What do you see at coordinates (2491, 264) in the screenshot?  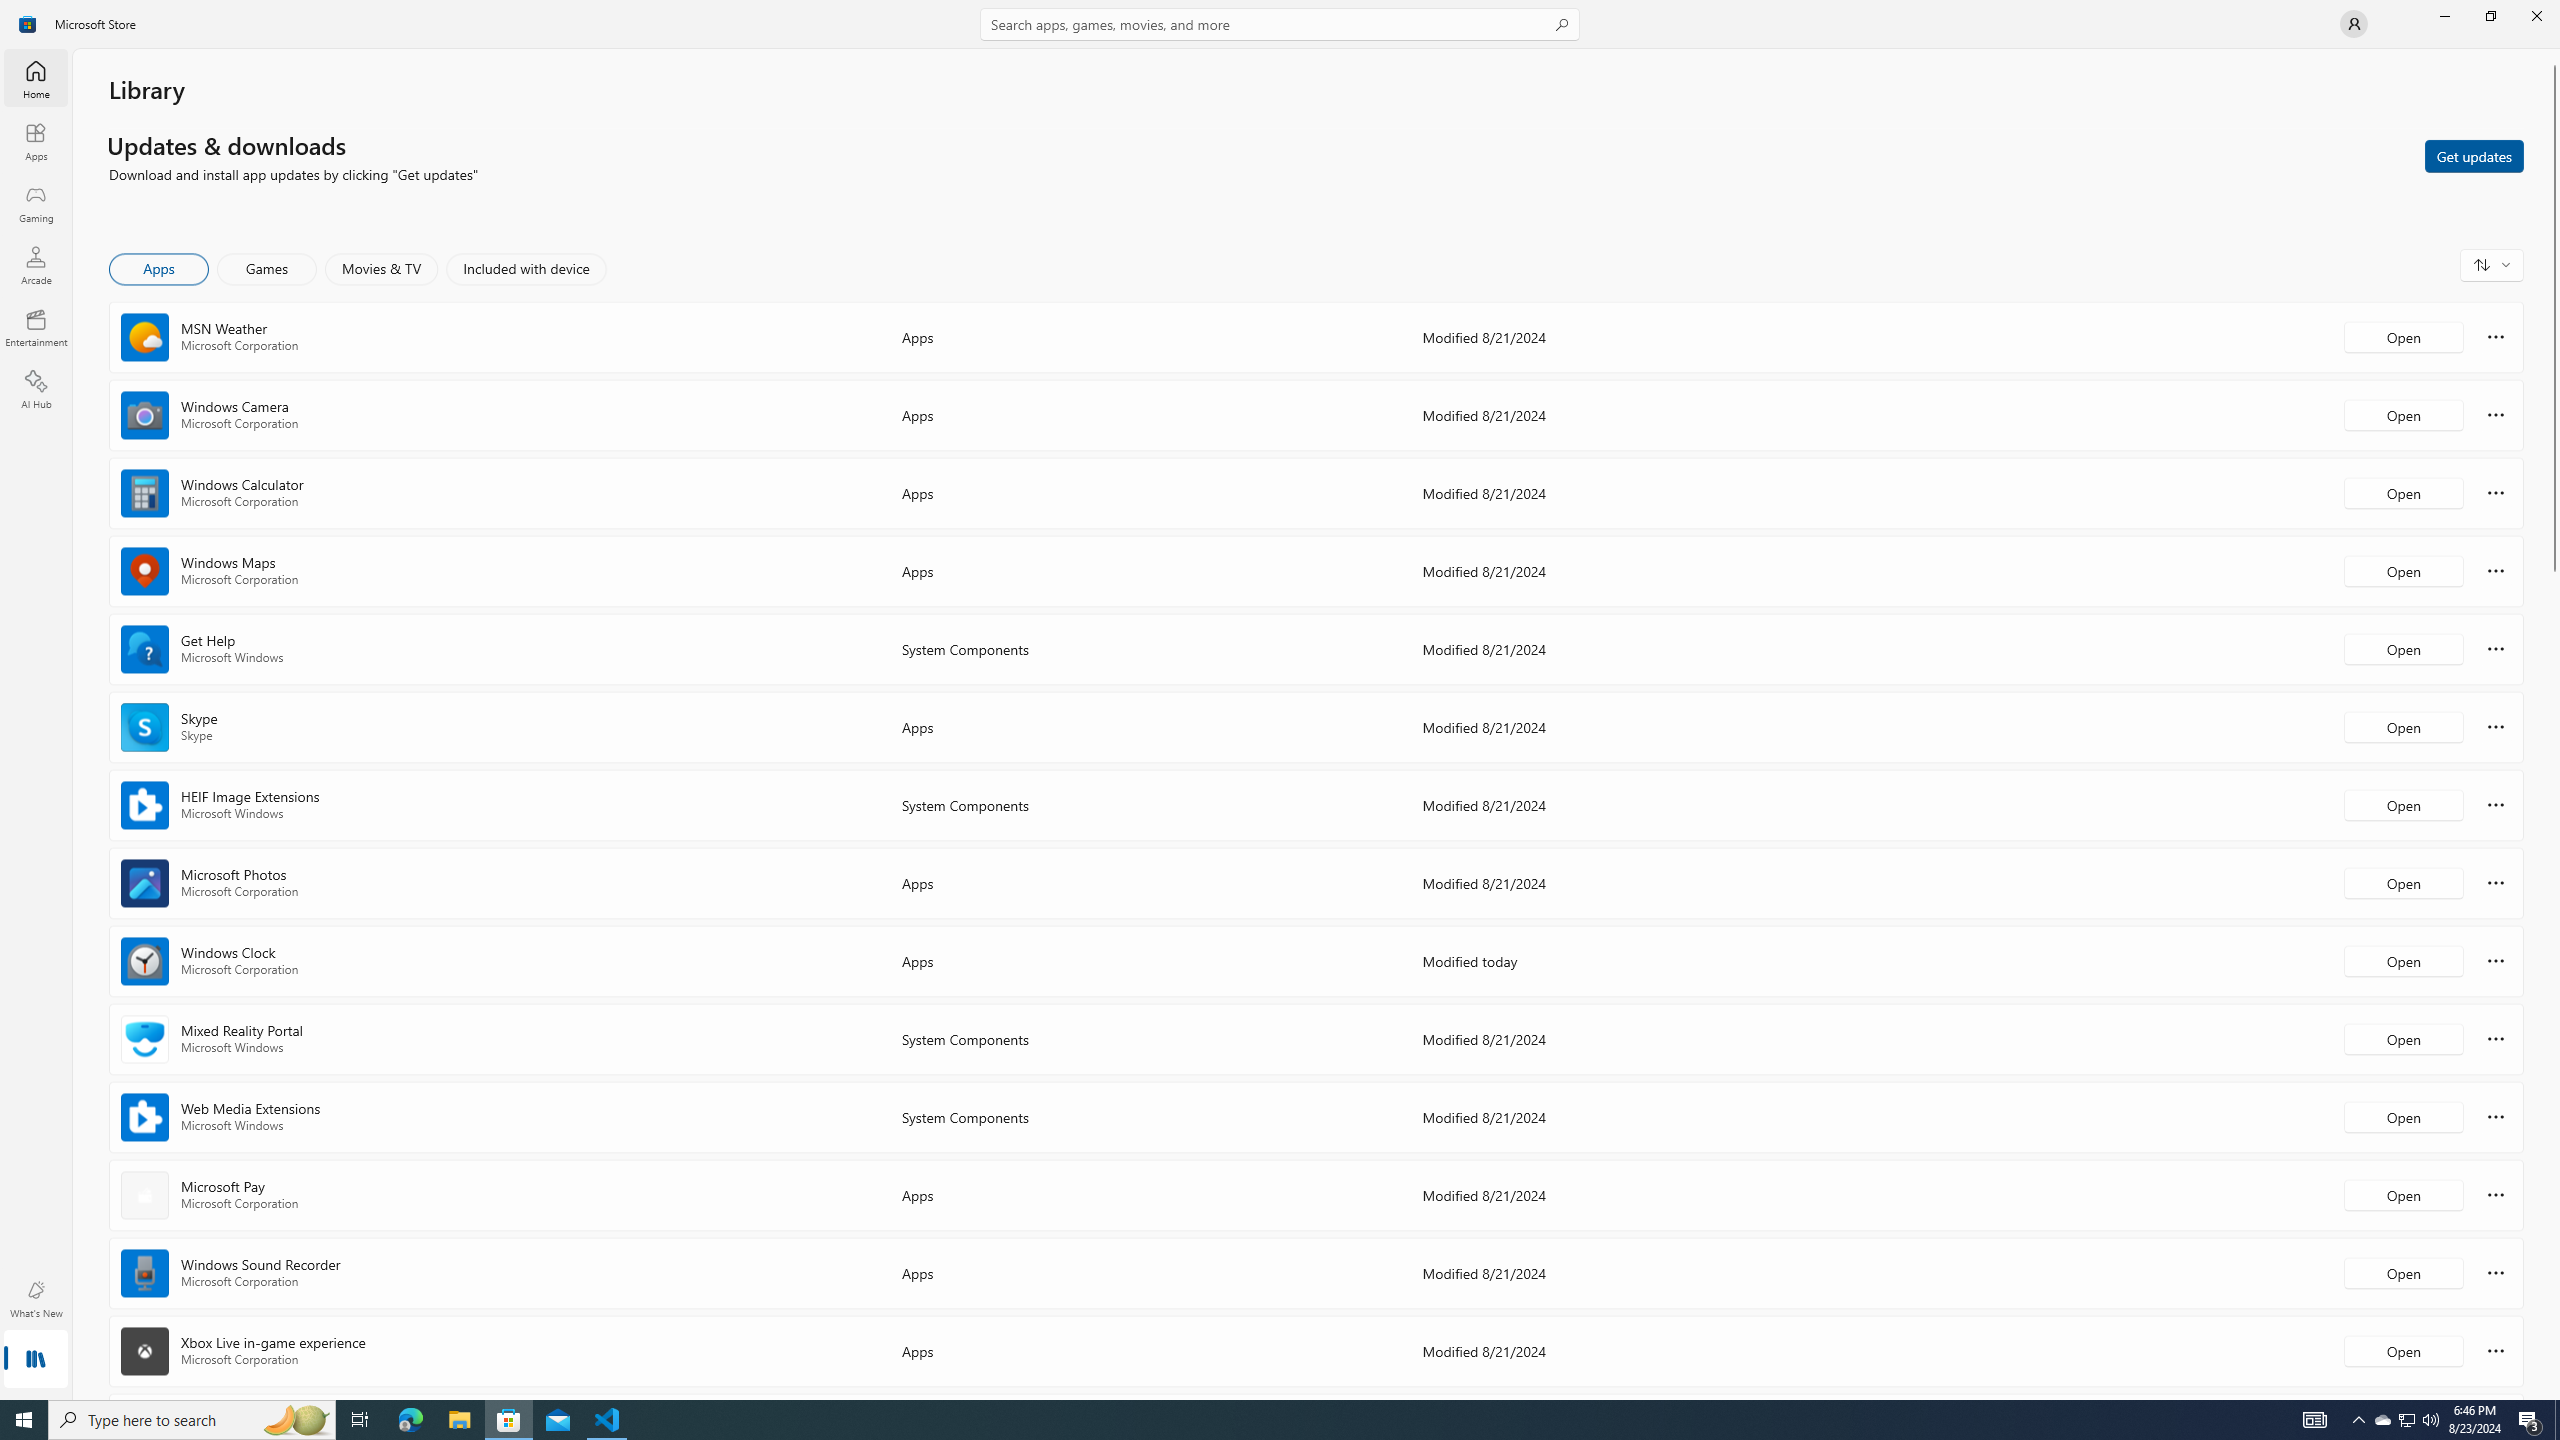 I see `'Sort and filter'` at bounding box center [2491, 264].